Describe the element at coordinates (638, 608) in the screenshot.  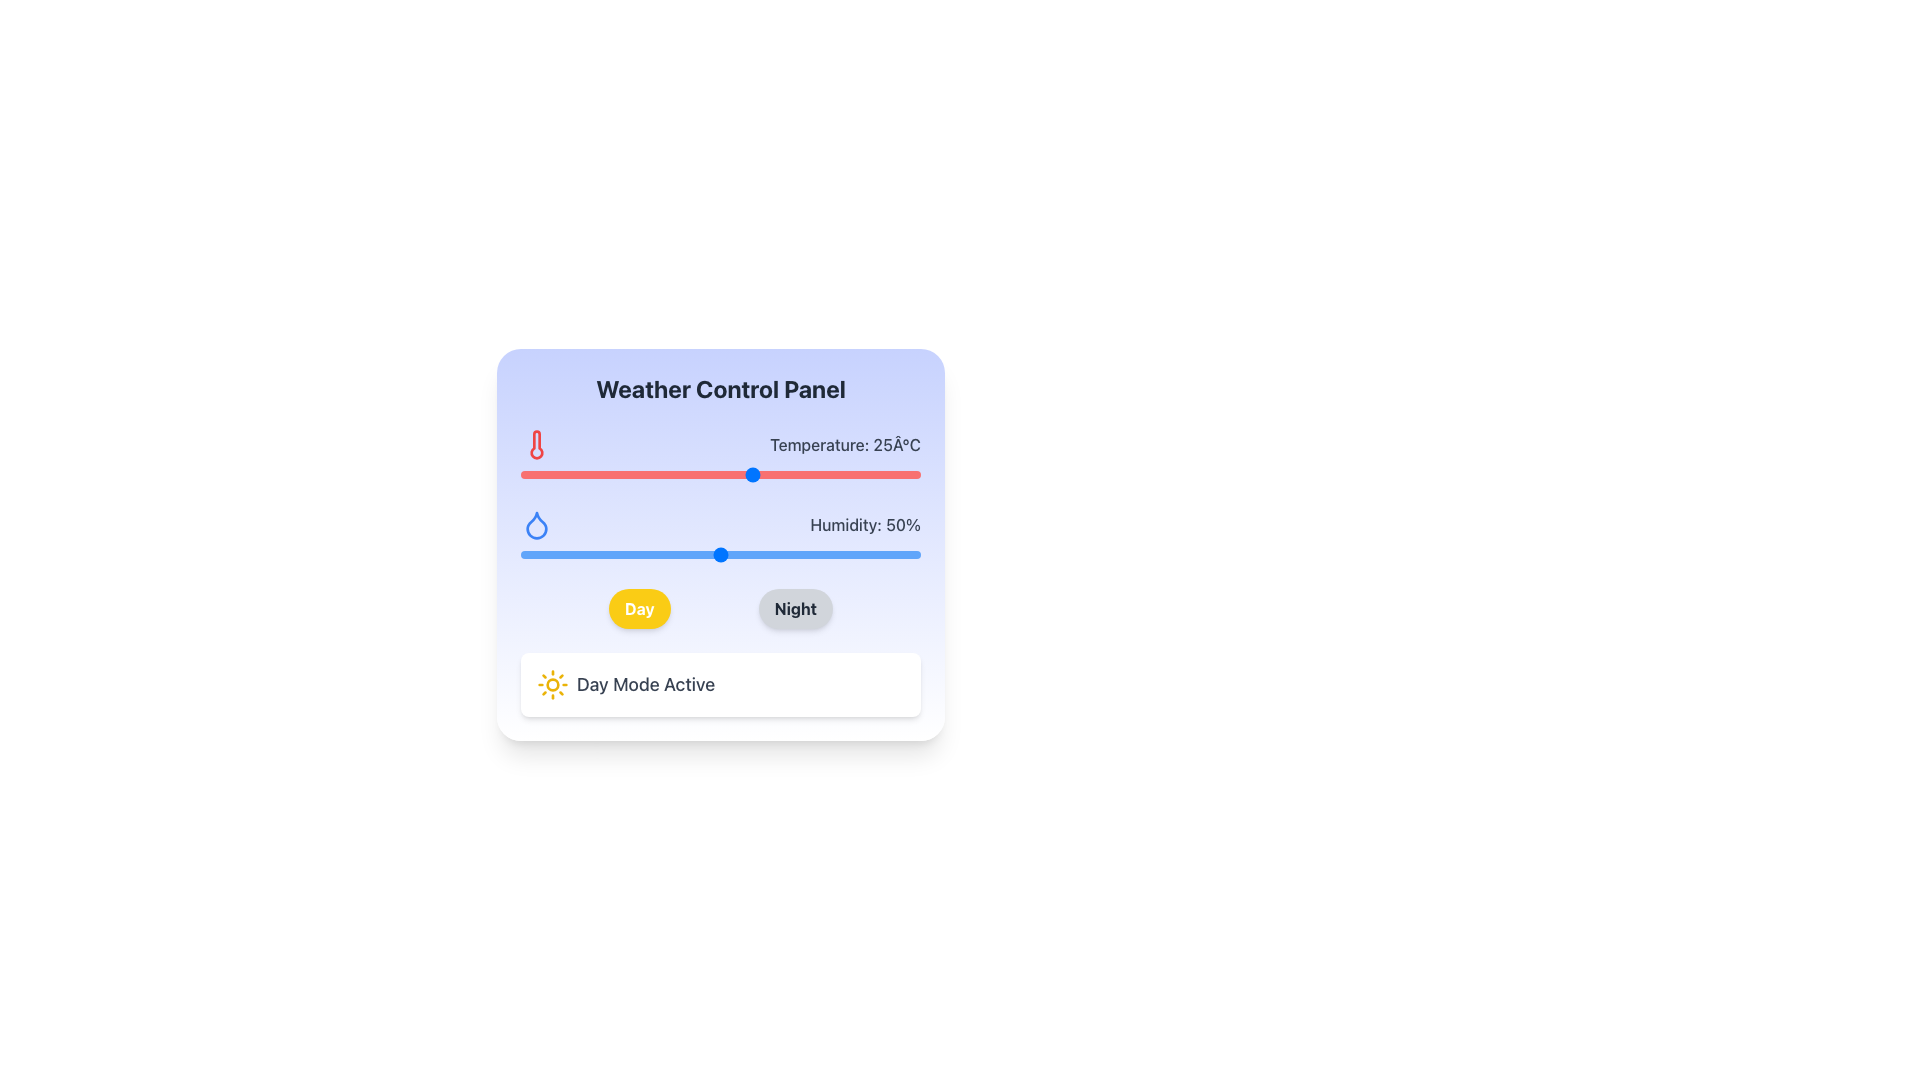
I see `the 'Day' button, which has a yellow background and white text` at that location.